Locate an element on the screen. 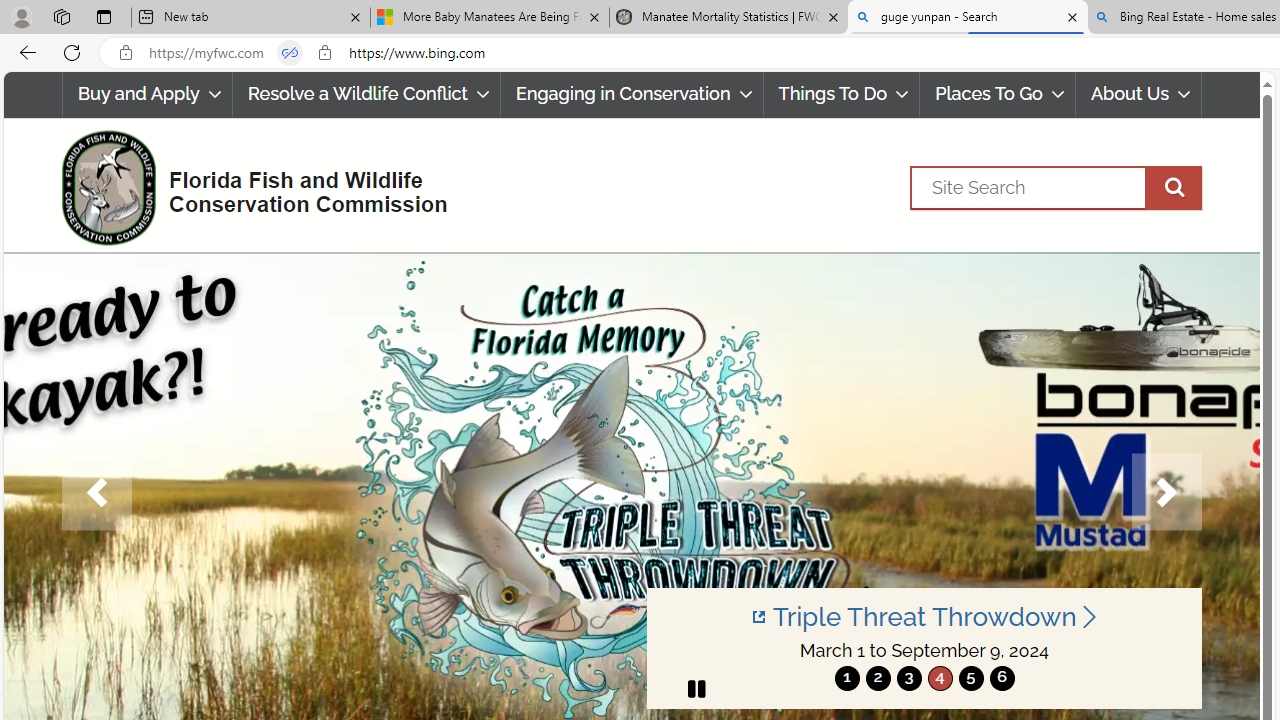  'Engaging in Conservation' is located at coordinates (631, 94).